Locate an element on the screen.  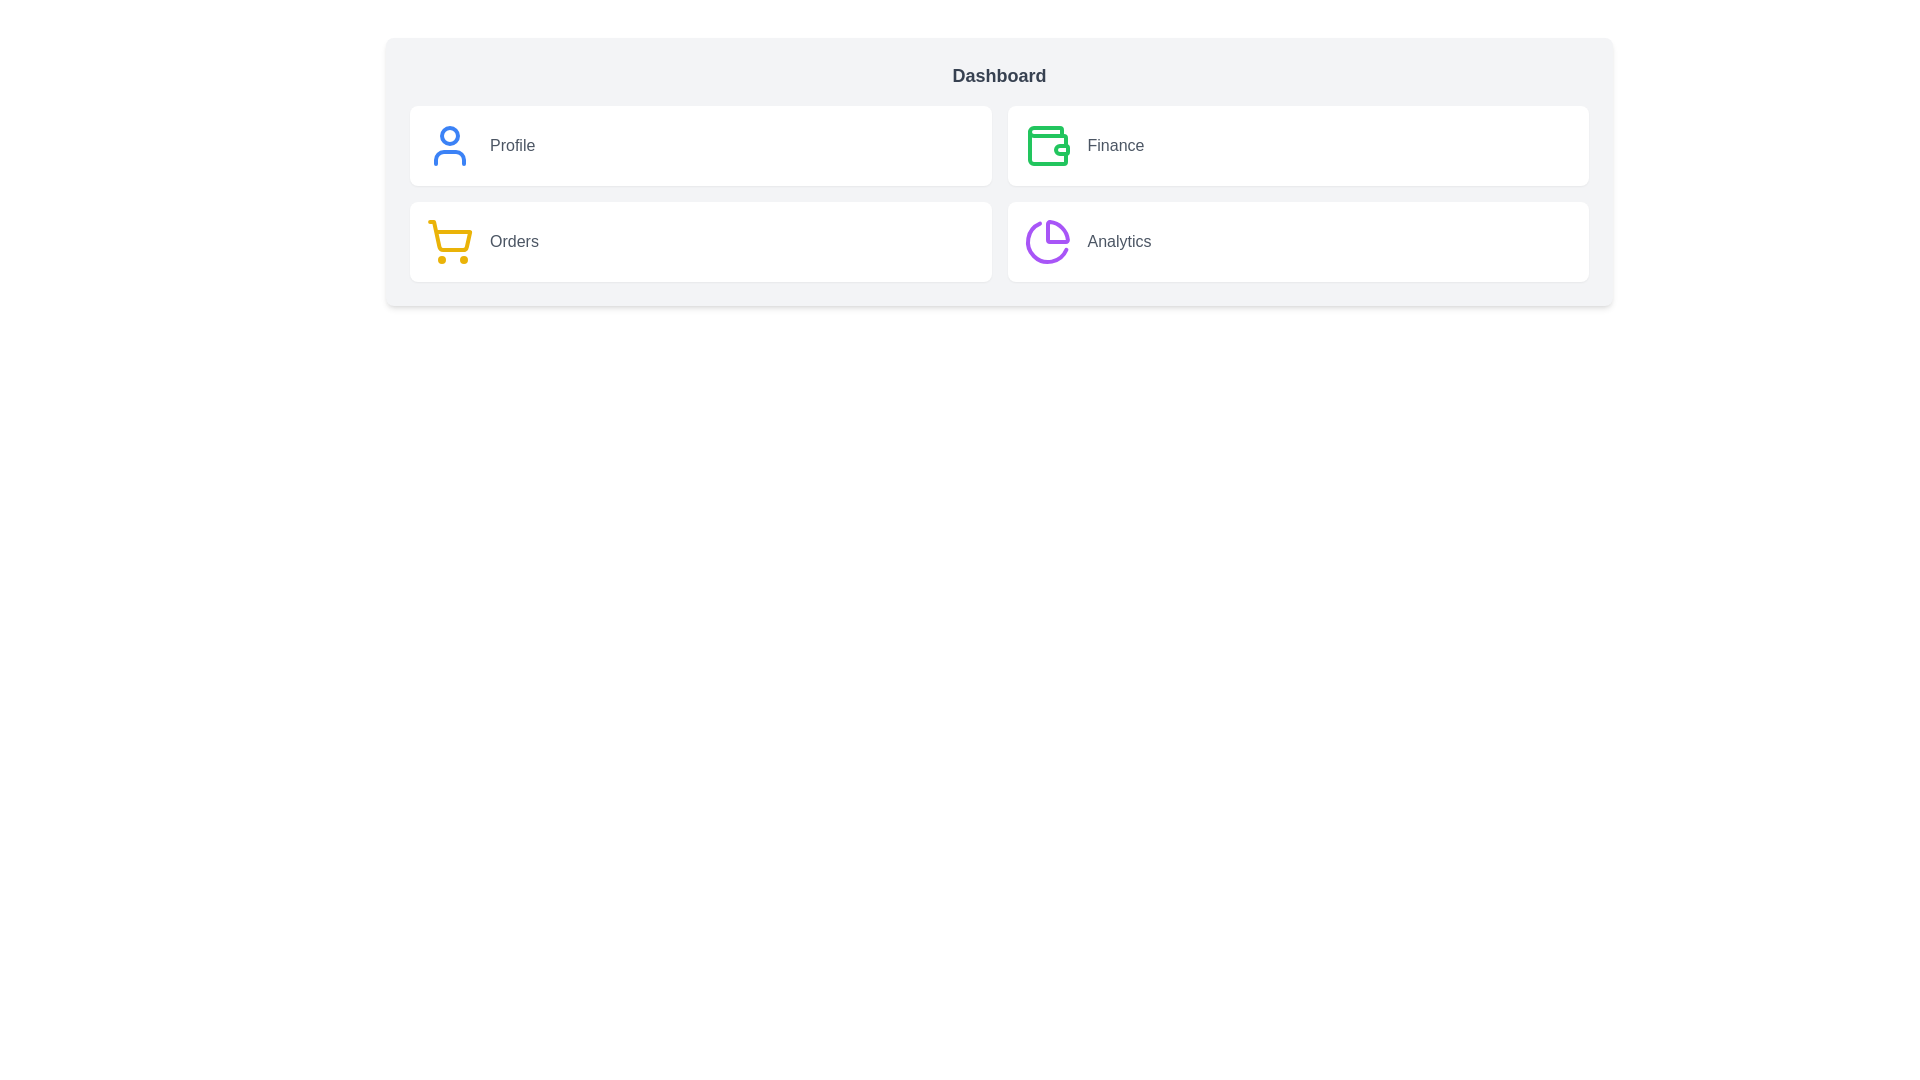
the 'Profile' text label located in the top-left quadrant of the main content grid, adjacent to the user icon and beneath the 'Dashboard' header is located at coordinates (512, 145).